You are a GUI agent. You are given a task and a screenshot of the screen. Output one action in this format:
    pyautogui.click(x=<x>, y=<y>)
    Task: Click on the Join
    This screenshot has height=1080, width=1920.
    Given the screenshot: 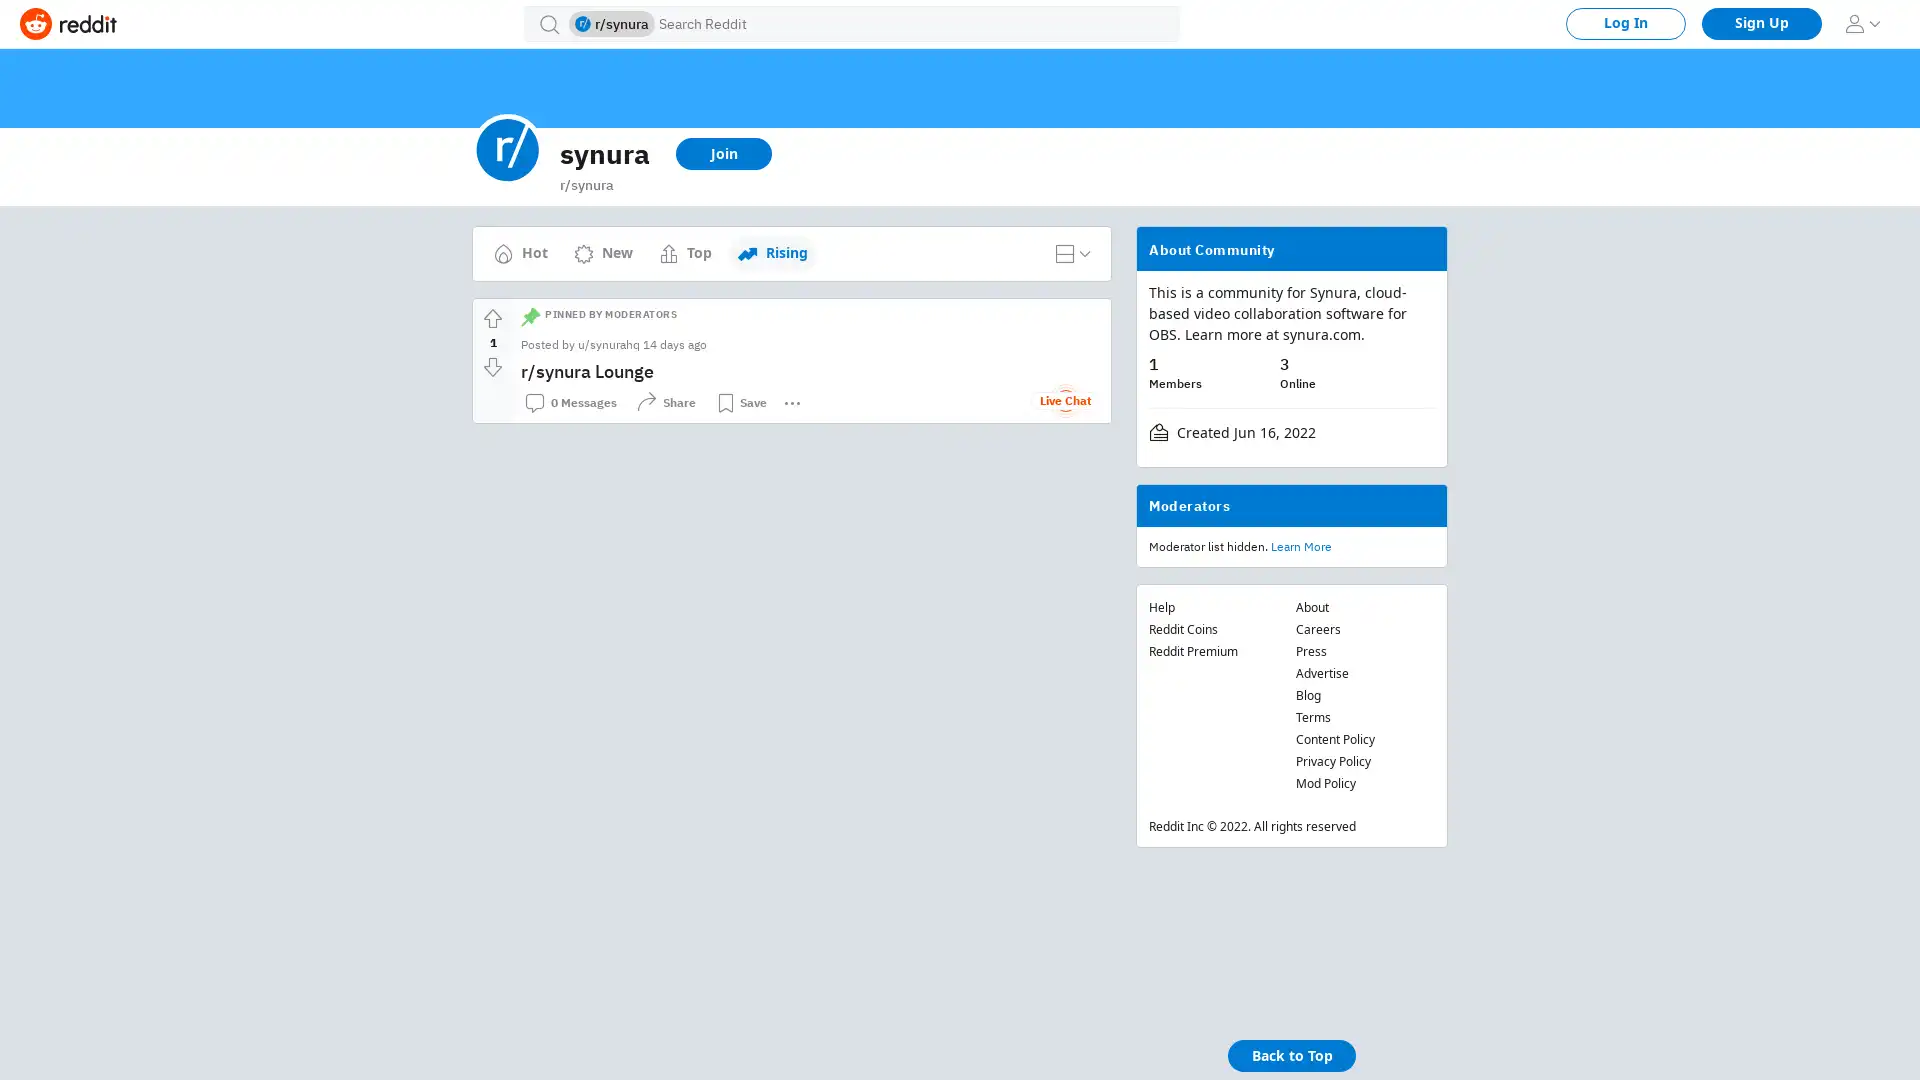 What is the action you would take?
    pyautogui.click(x=723, y=153)
    